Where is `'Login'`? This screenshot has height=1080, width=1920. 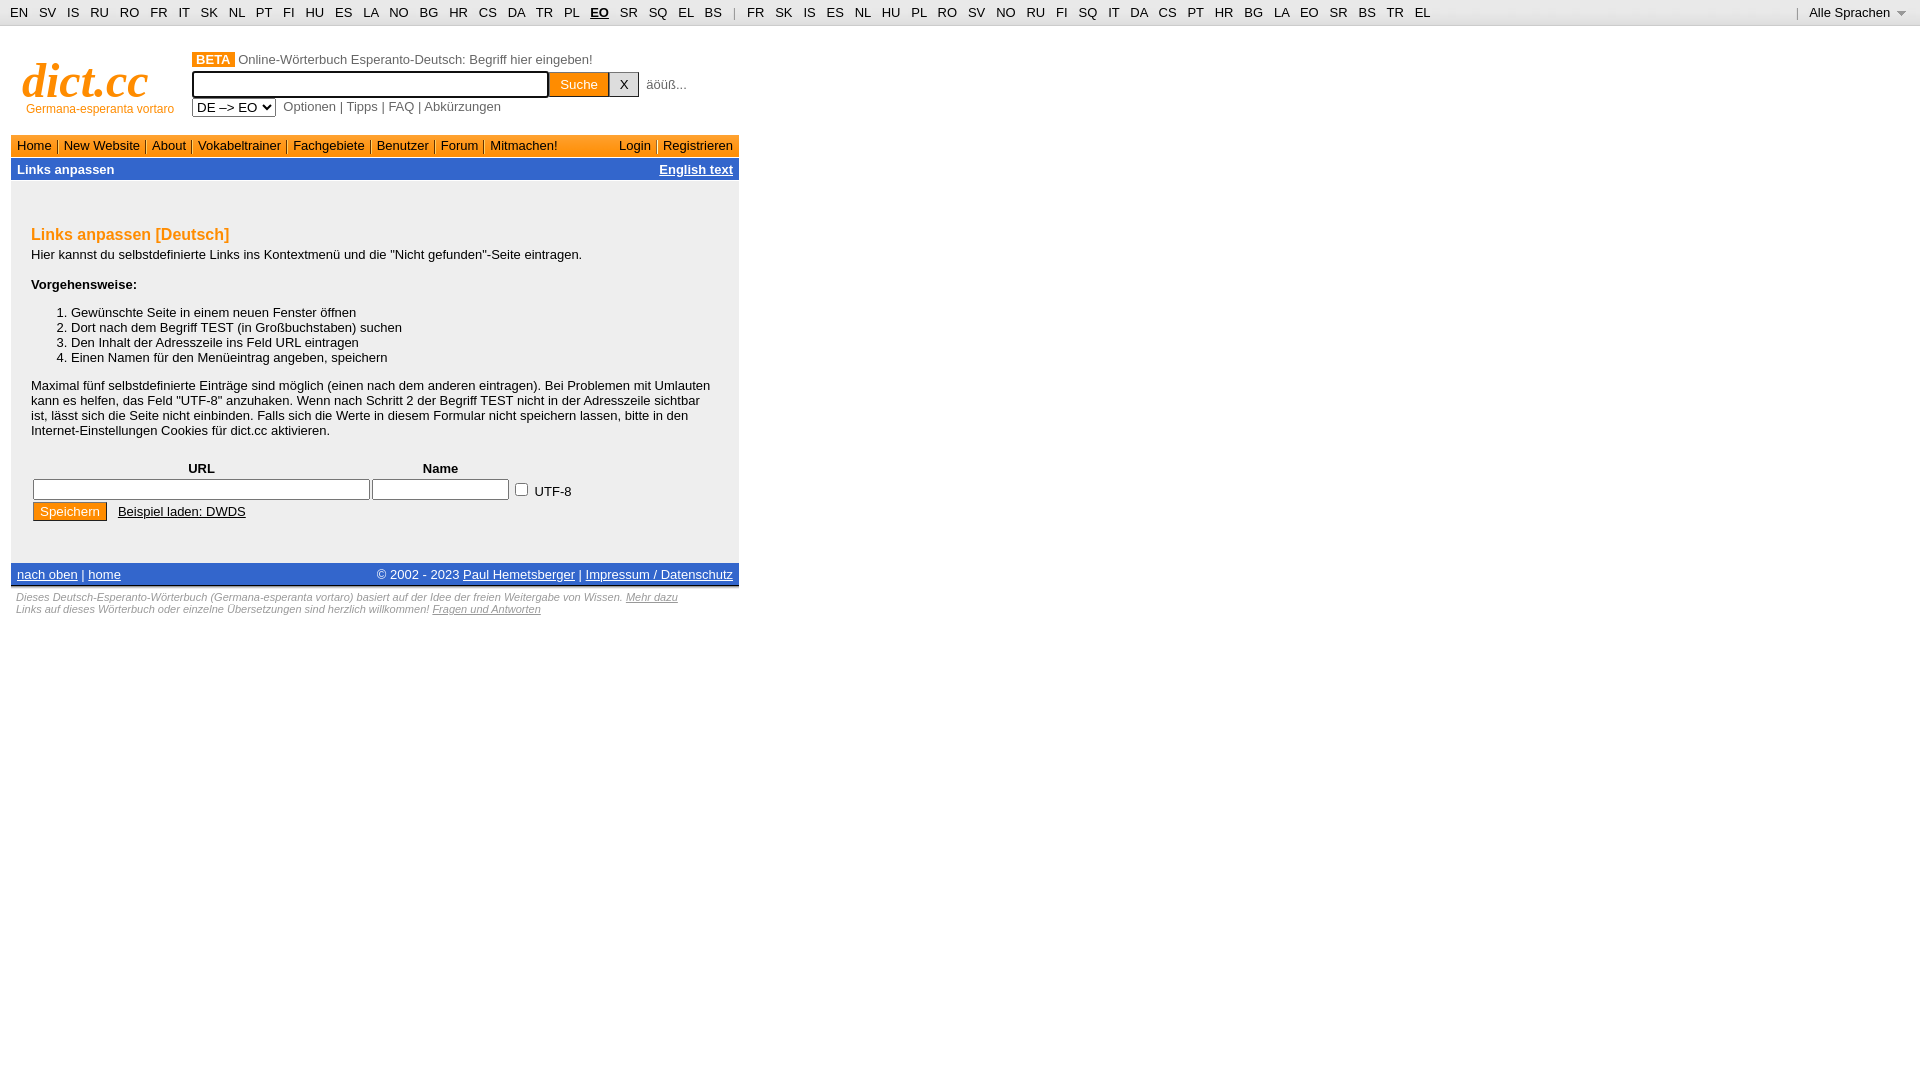
'Login' is located at coordinates (618, 144).